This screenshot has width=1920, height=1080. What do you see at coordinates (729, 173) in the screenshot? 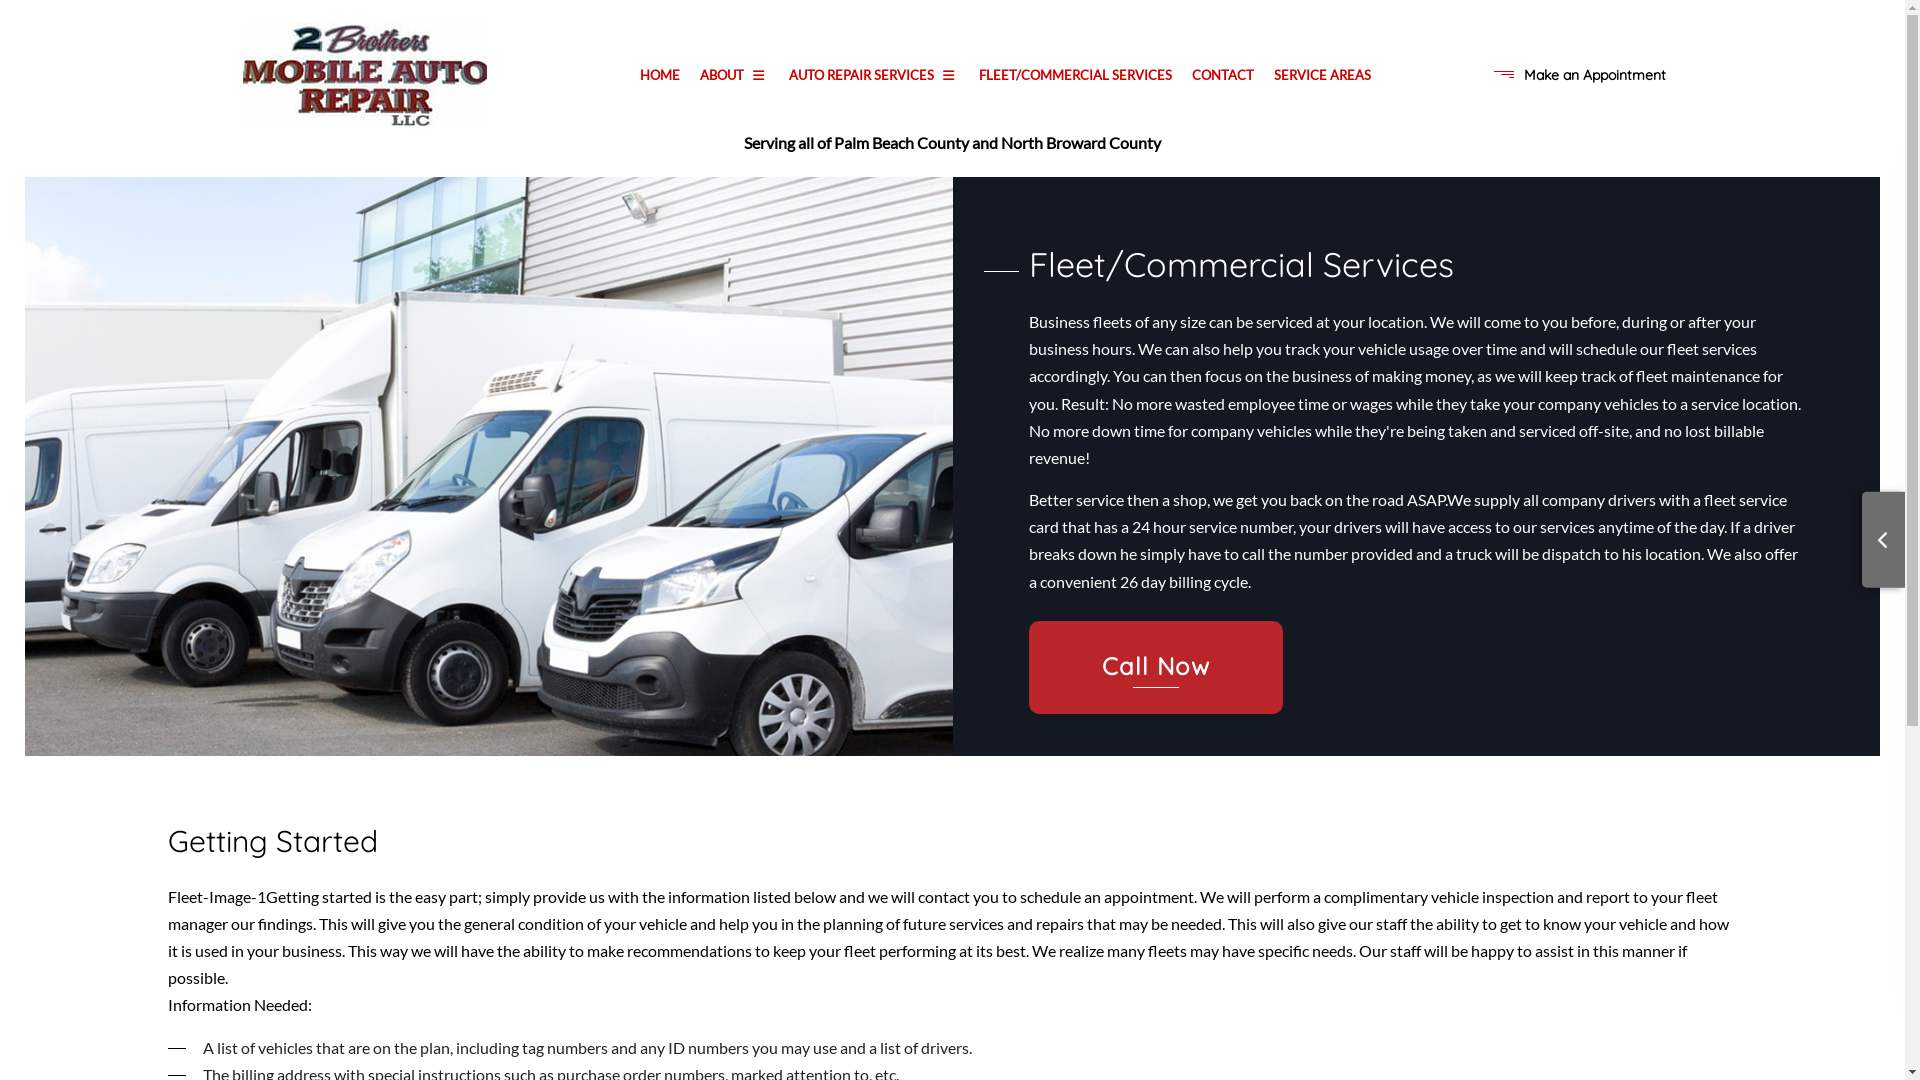
I see `'TESTIMONIALS'` at bounding box center [729, 173].